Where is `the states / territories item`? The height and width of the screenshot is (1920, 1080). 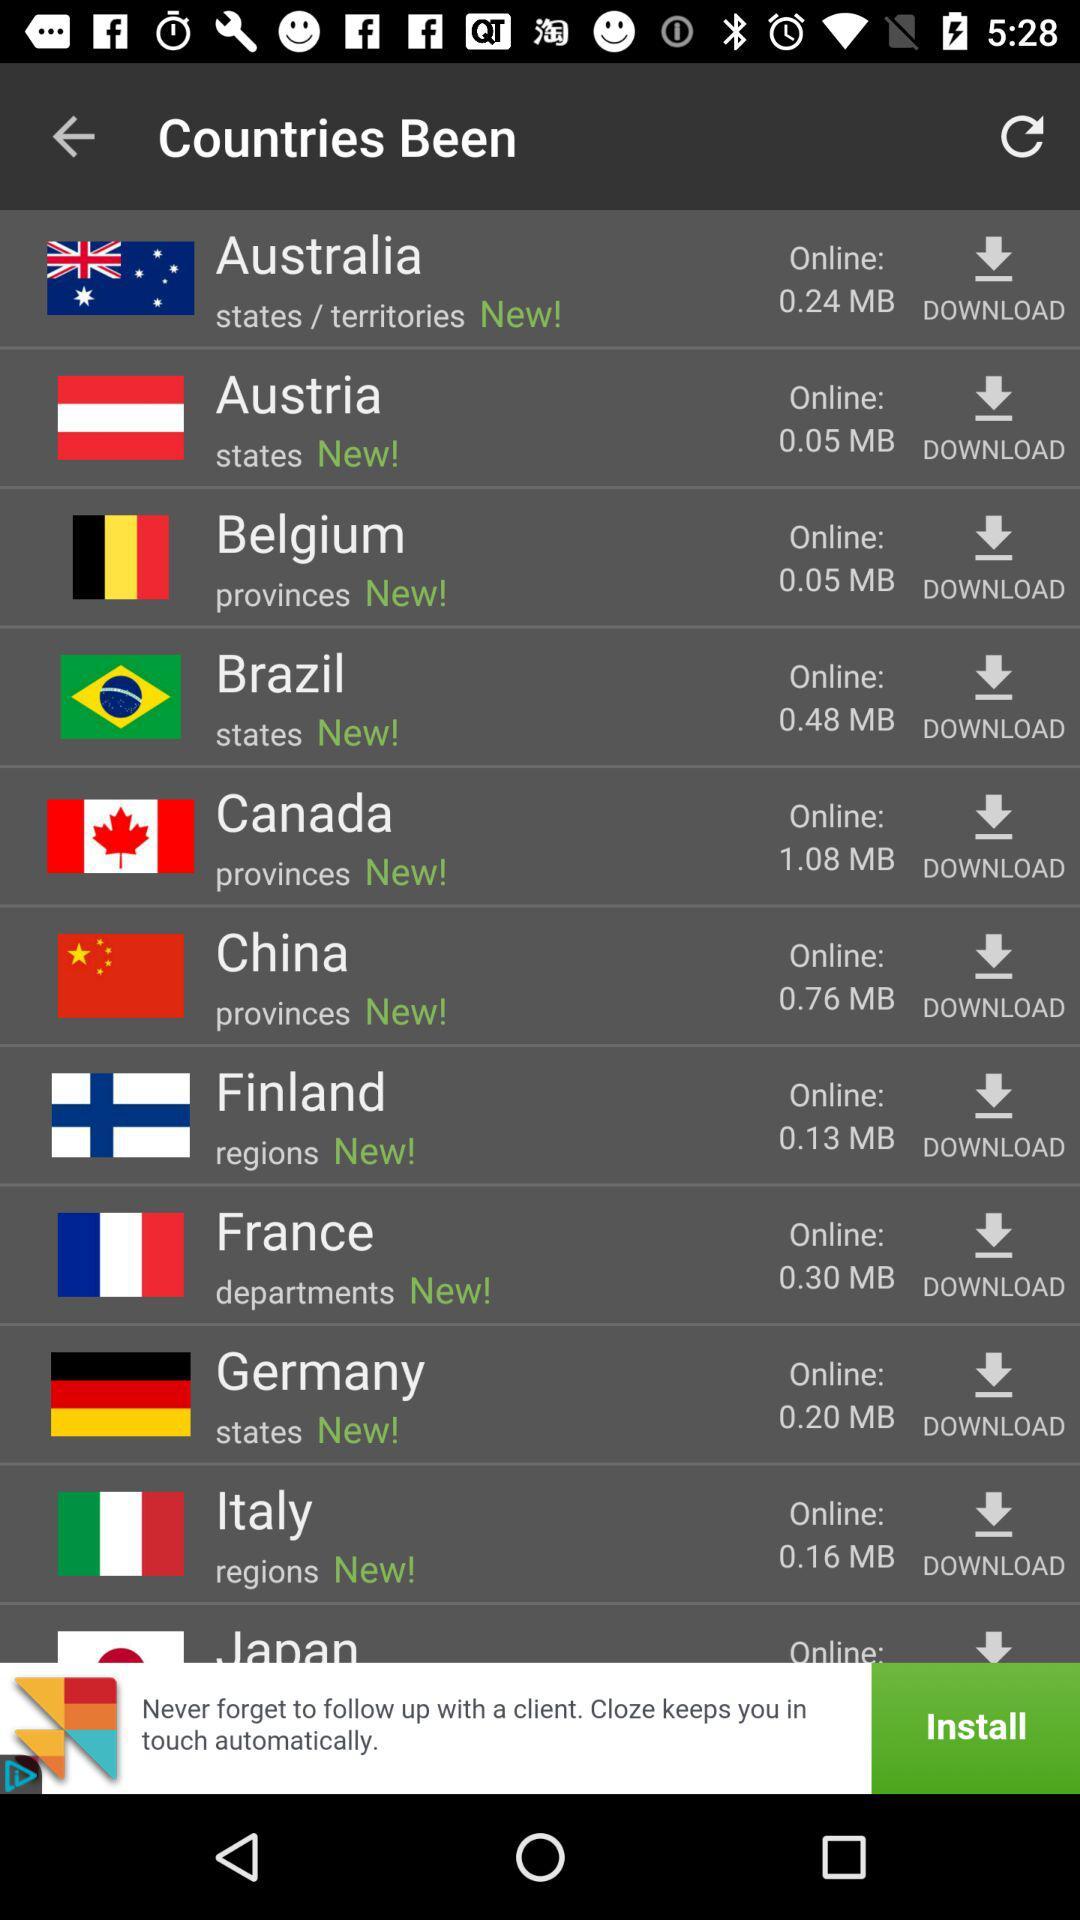
the states / territories item is located at coordinates (339, 313).